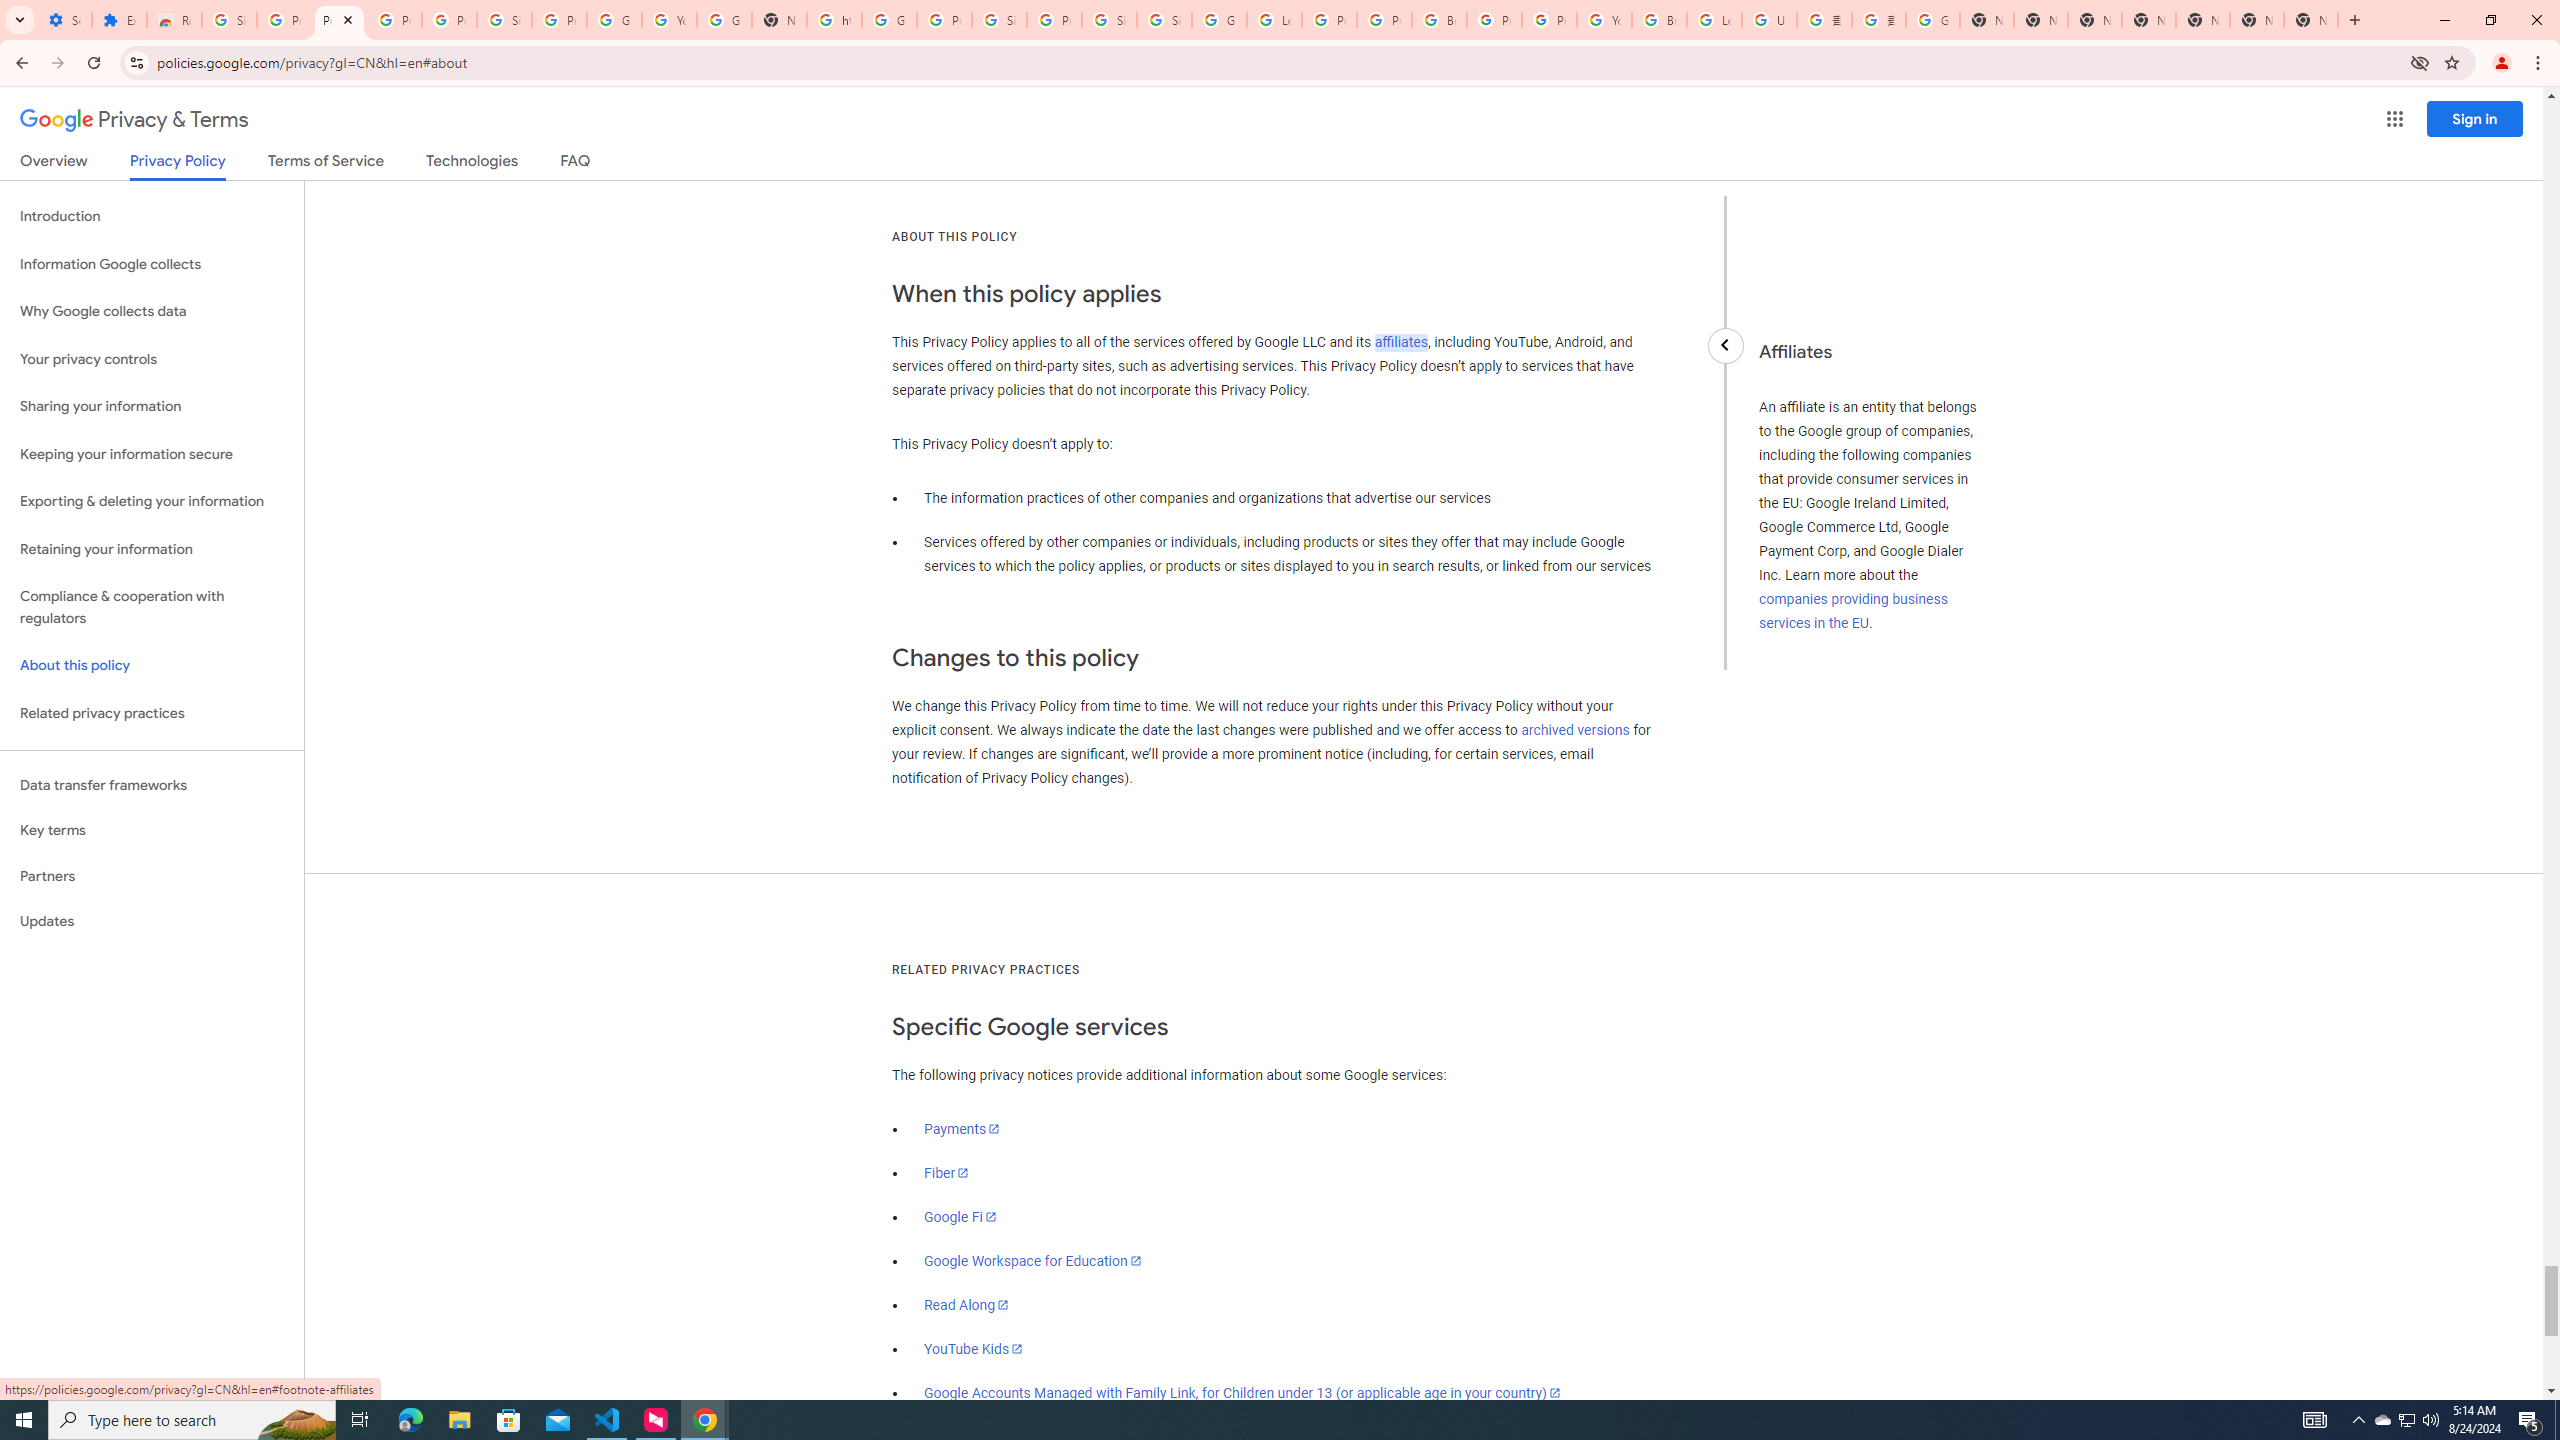 This screenshot has height=1440, width=2560. What do you see at coordinates (151, 360) in the screenshot?
I see `'Your privacy controls'` at bounding box center [151, 360].